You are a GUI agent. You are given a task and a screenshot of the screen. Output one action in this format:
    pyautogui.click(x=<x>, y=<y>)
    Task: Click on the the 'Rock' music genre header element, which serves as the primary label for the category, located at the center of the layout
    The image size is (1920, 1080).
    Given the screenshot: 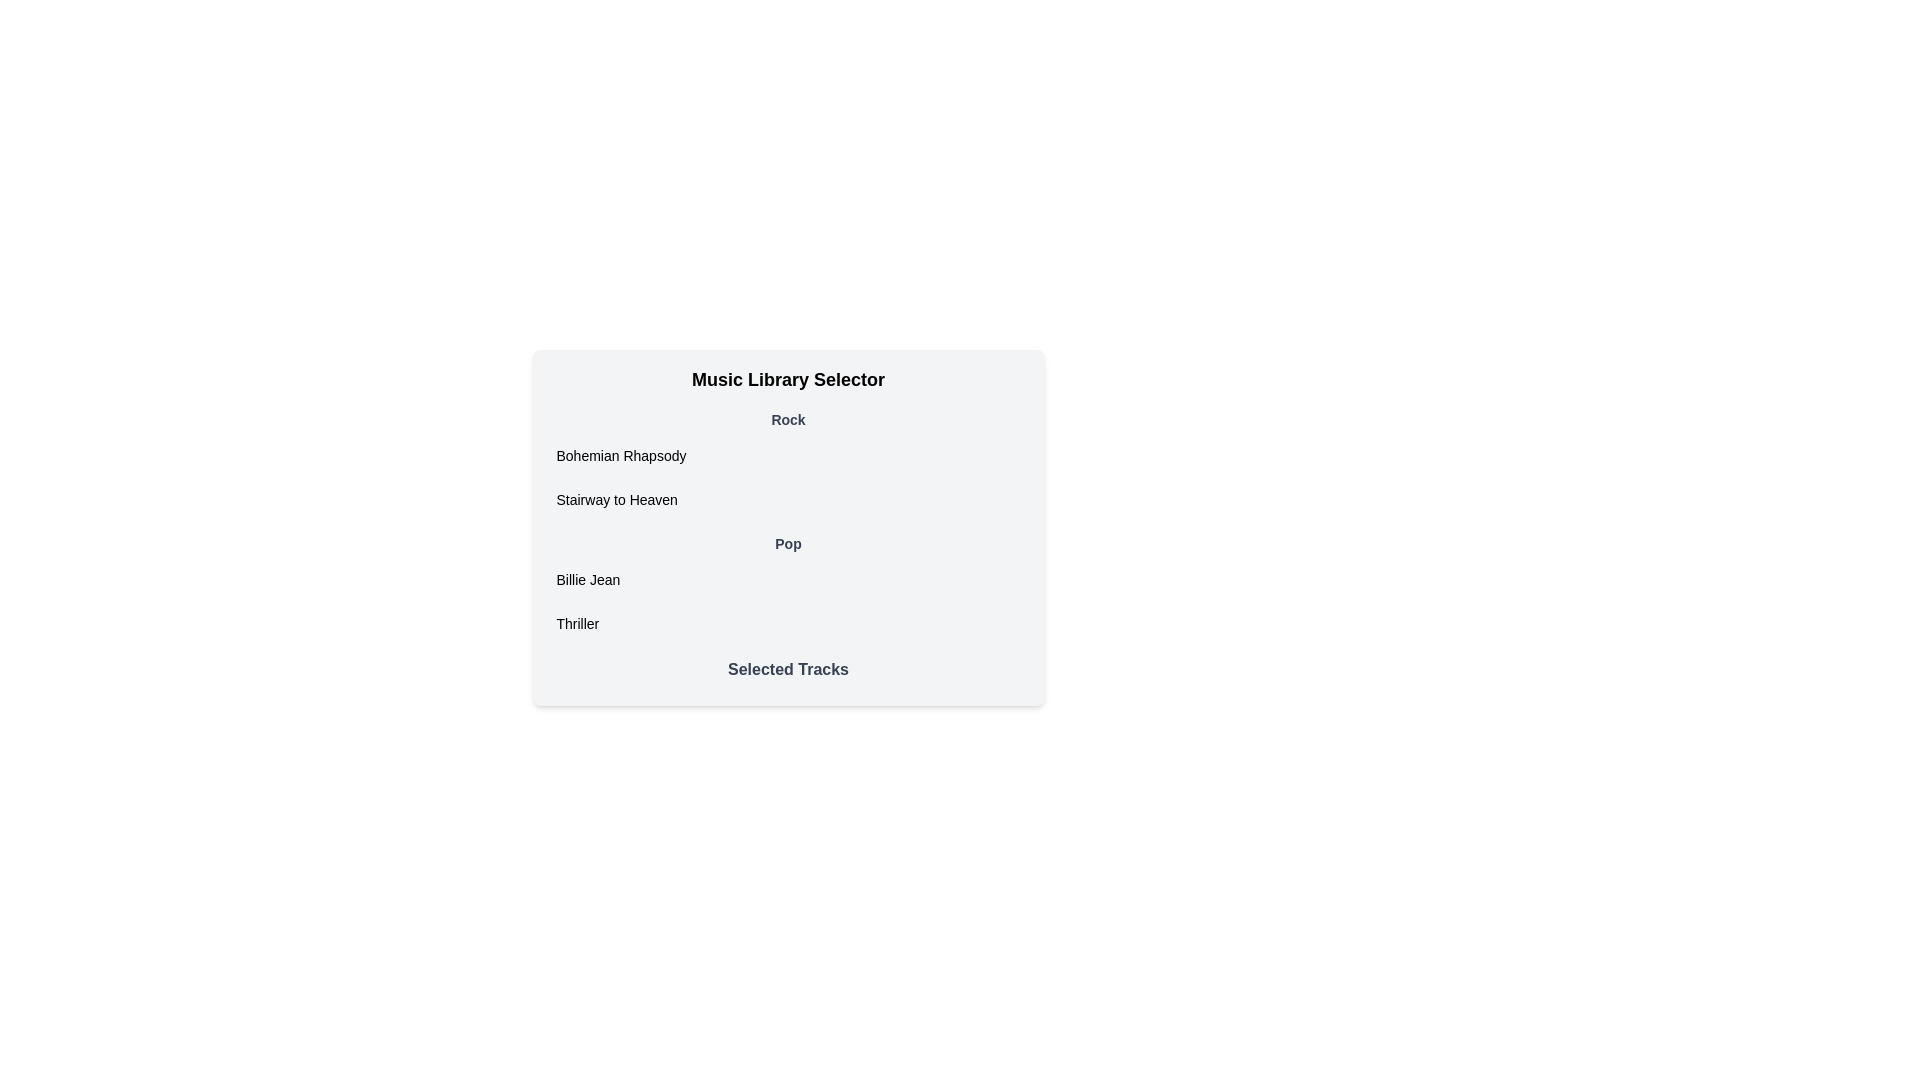 What is the action you would take?
    pyautogui.click(x=787, y=419)
    